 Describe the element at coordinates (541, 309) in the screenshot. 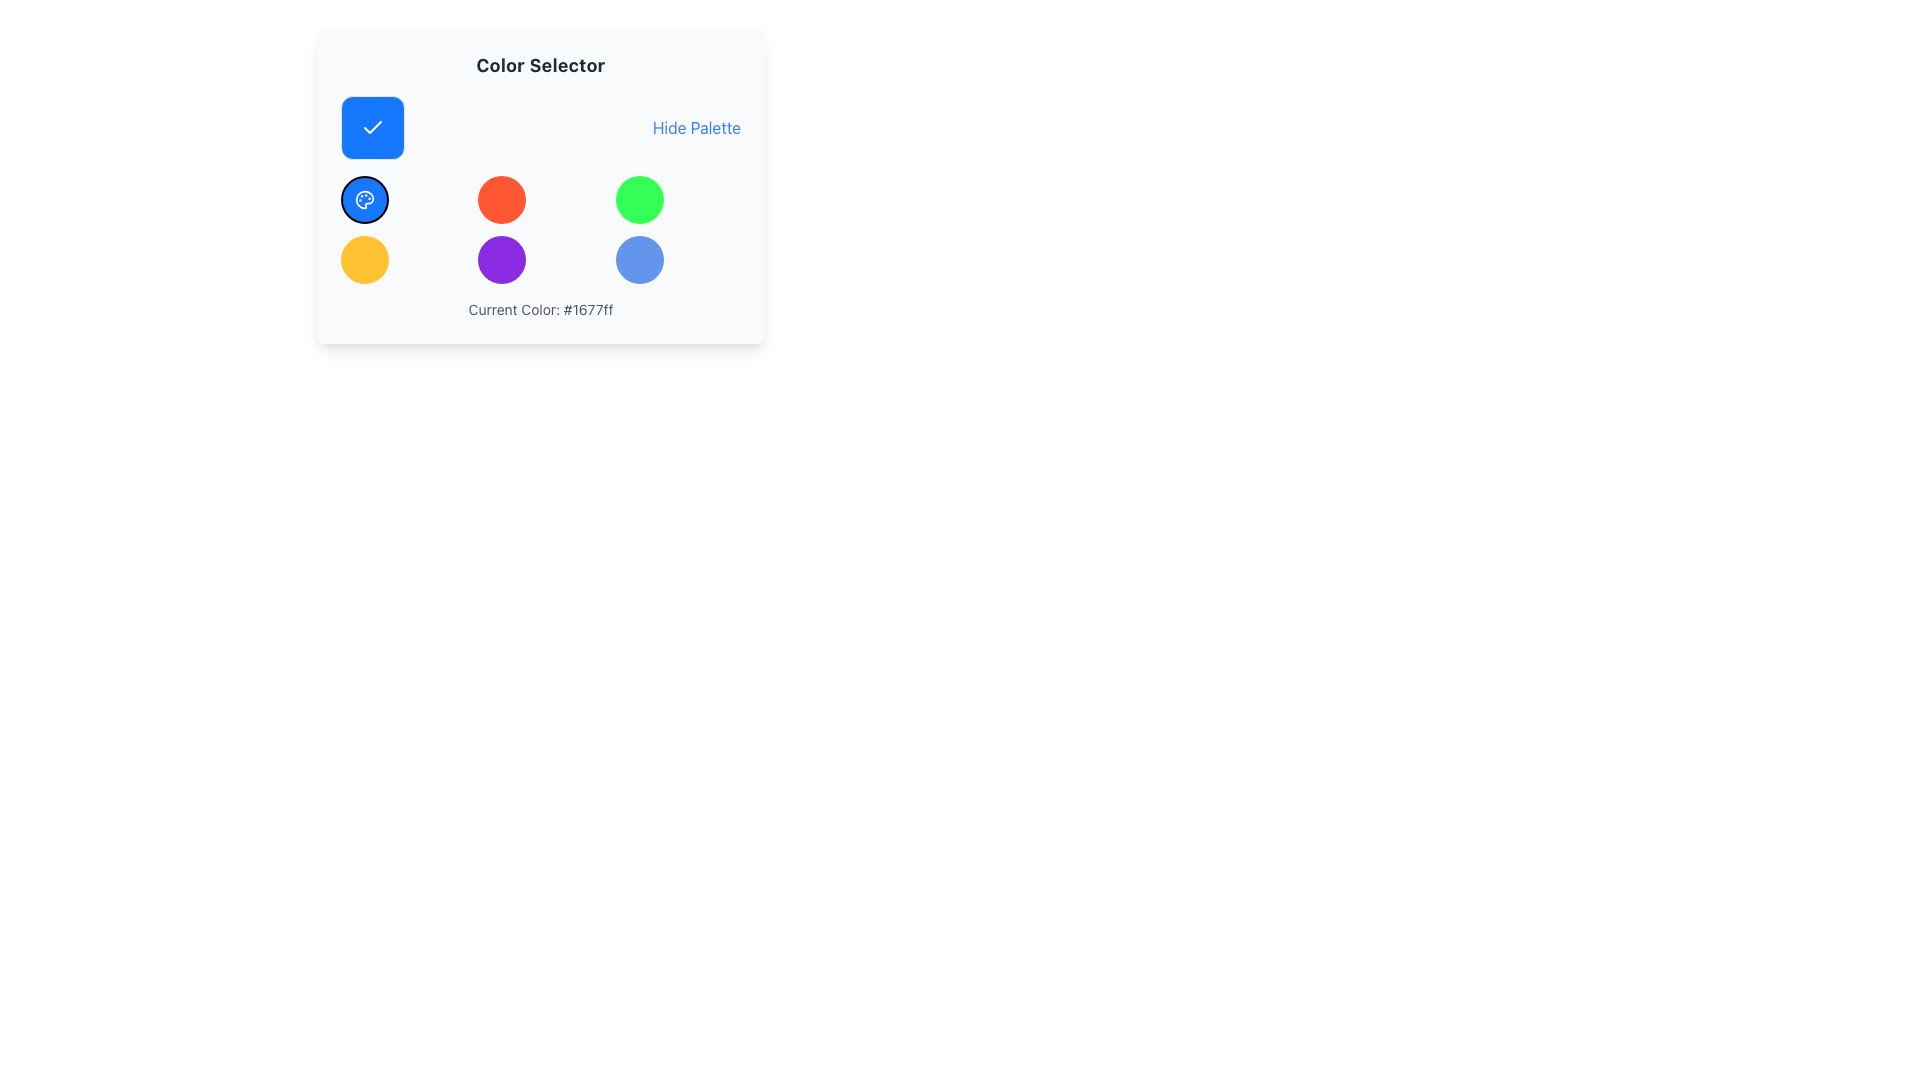

I see `the text display element showing 'Current Color: #1677ff', which is styled in gray and located at the bottom of the color selector interface` at that location.